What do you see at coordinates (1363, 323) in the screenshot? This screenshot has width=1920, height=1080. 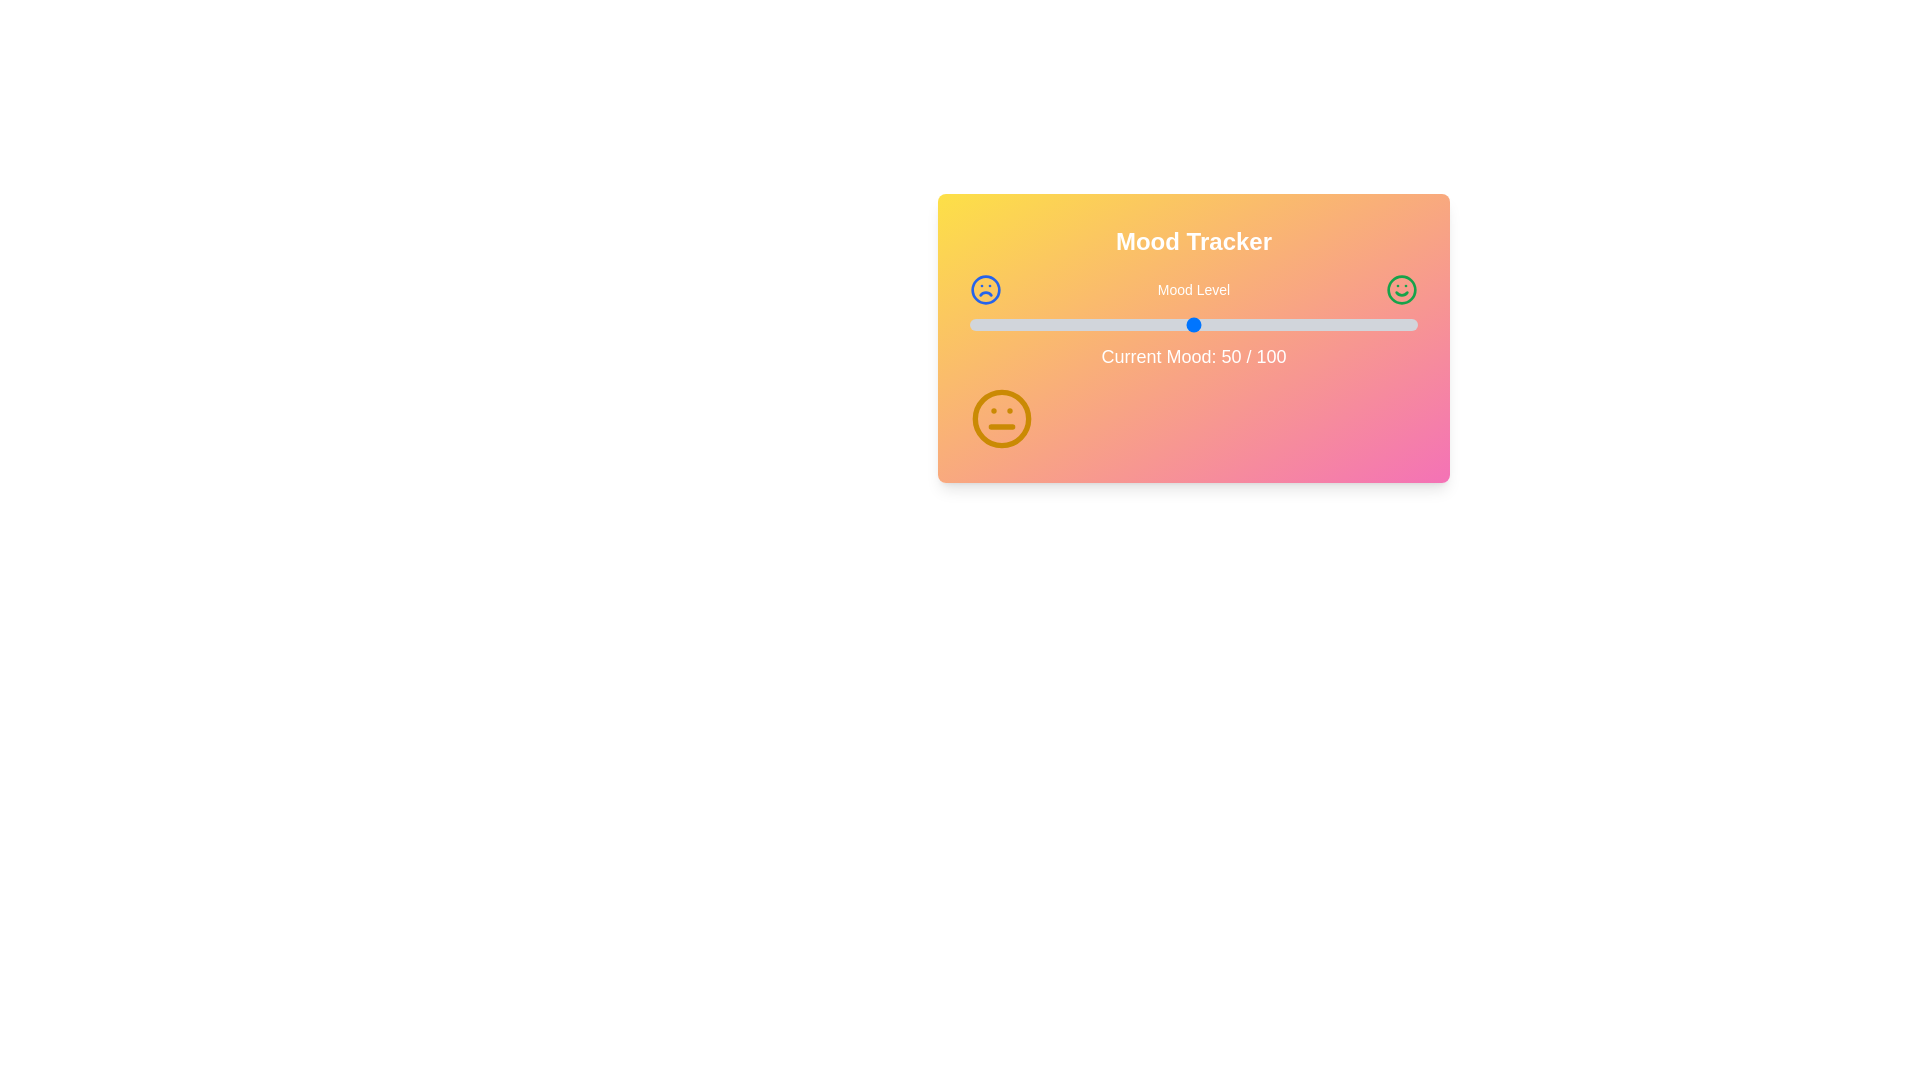 I see `the mood level slider to 88 where mood_level is a percentage between 0 and 100` at bounding box center [1363, 323].